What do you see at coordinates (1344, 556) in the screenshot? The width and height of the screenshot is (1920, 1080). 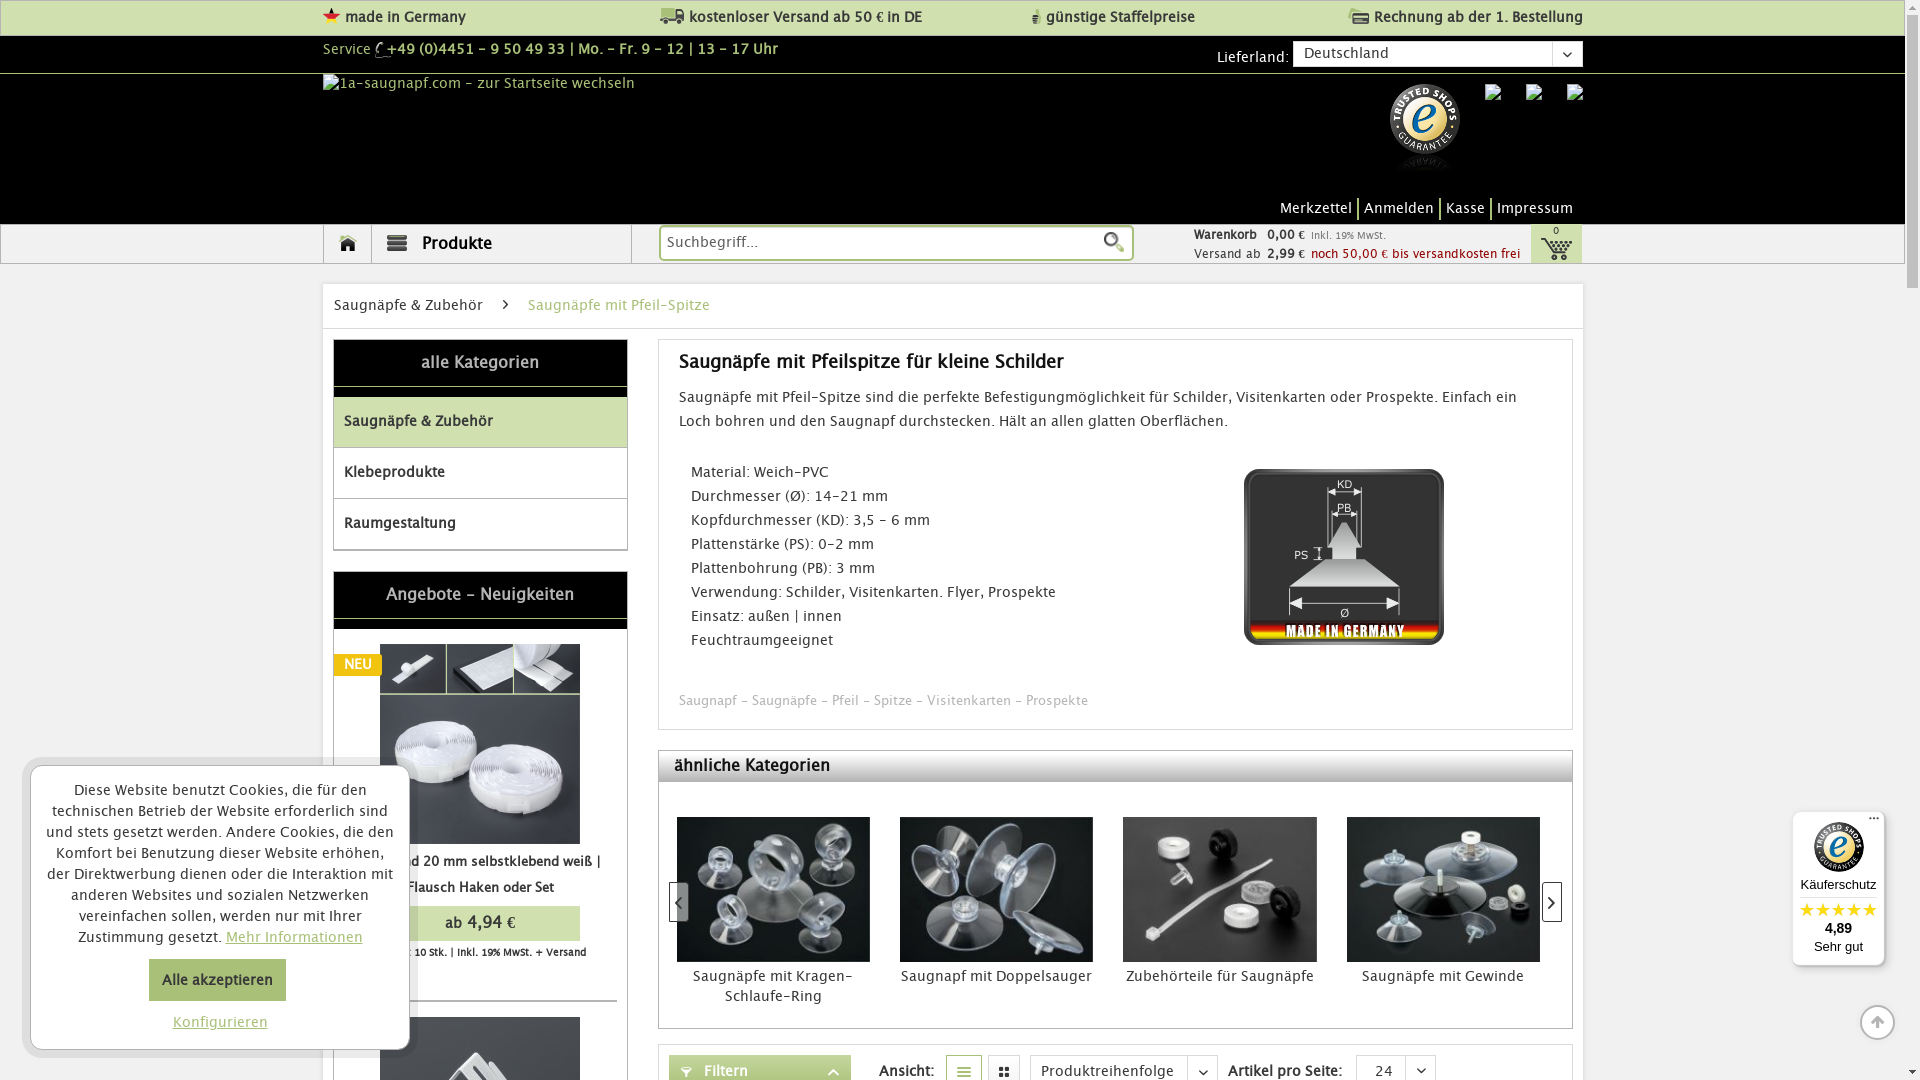 I see `'Saugnapf mit Pfeil-Spitze'` at bounding box center [1344, 556].